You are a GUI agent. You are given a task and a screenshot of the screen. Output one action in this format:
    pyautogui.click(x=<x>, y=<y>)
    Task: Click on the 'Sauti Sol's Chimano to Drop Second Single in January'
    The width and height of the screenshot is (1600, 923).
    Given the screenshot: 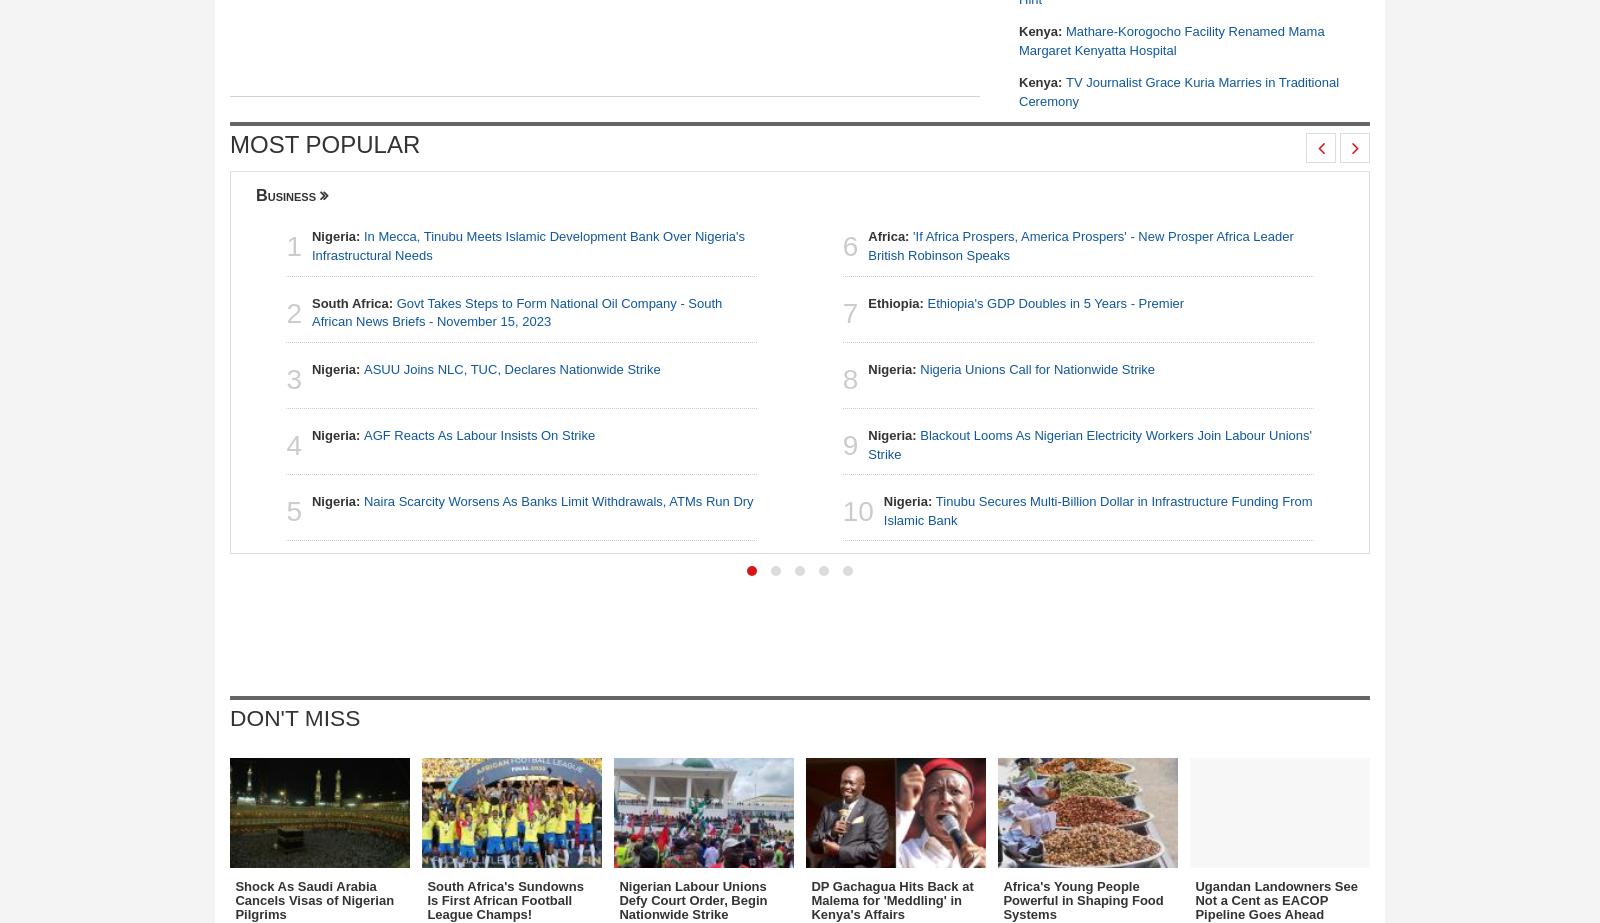 What is the action you would take?
    pyautogui.click(x=1174, y=597)
    